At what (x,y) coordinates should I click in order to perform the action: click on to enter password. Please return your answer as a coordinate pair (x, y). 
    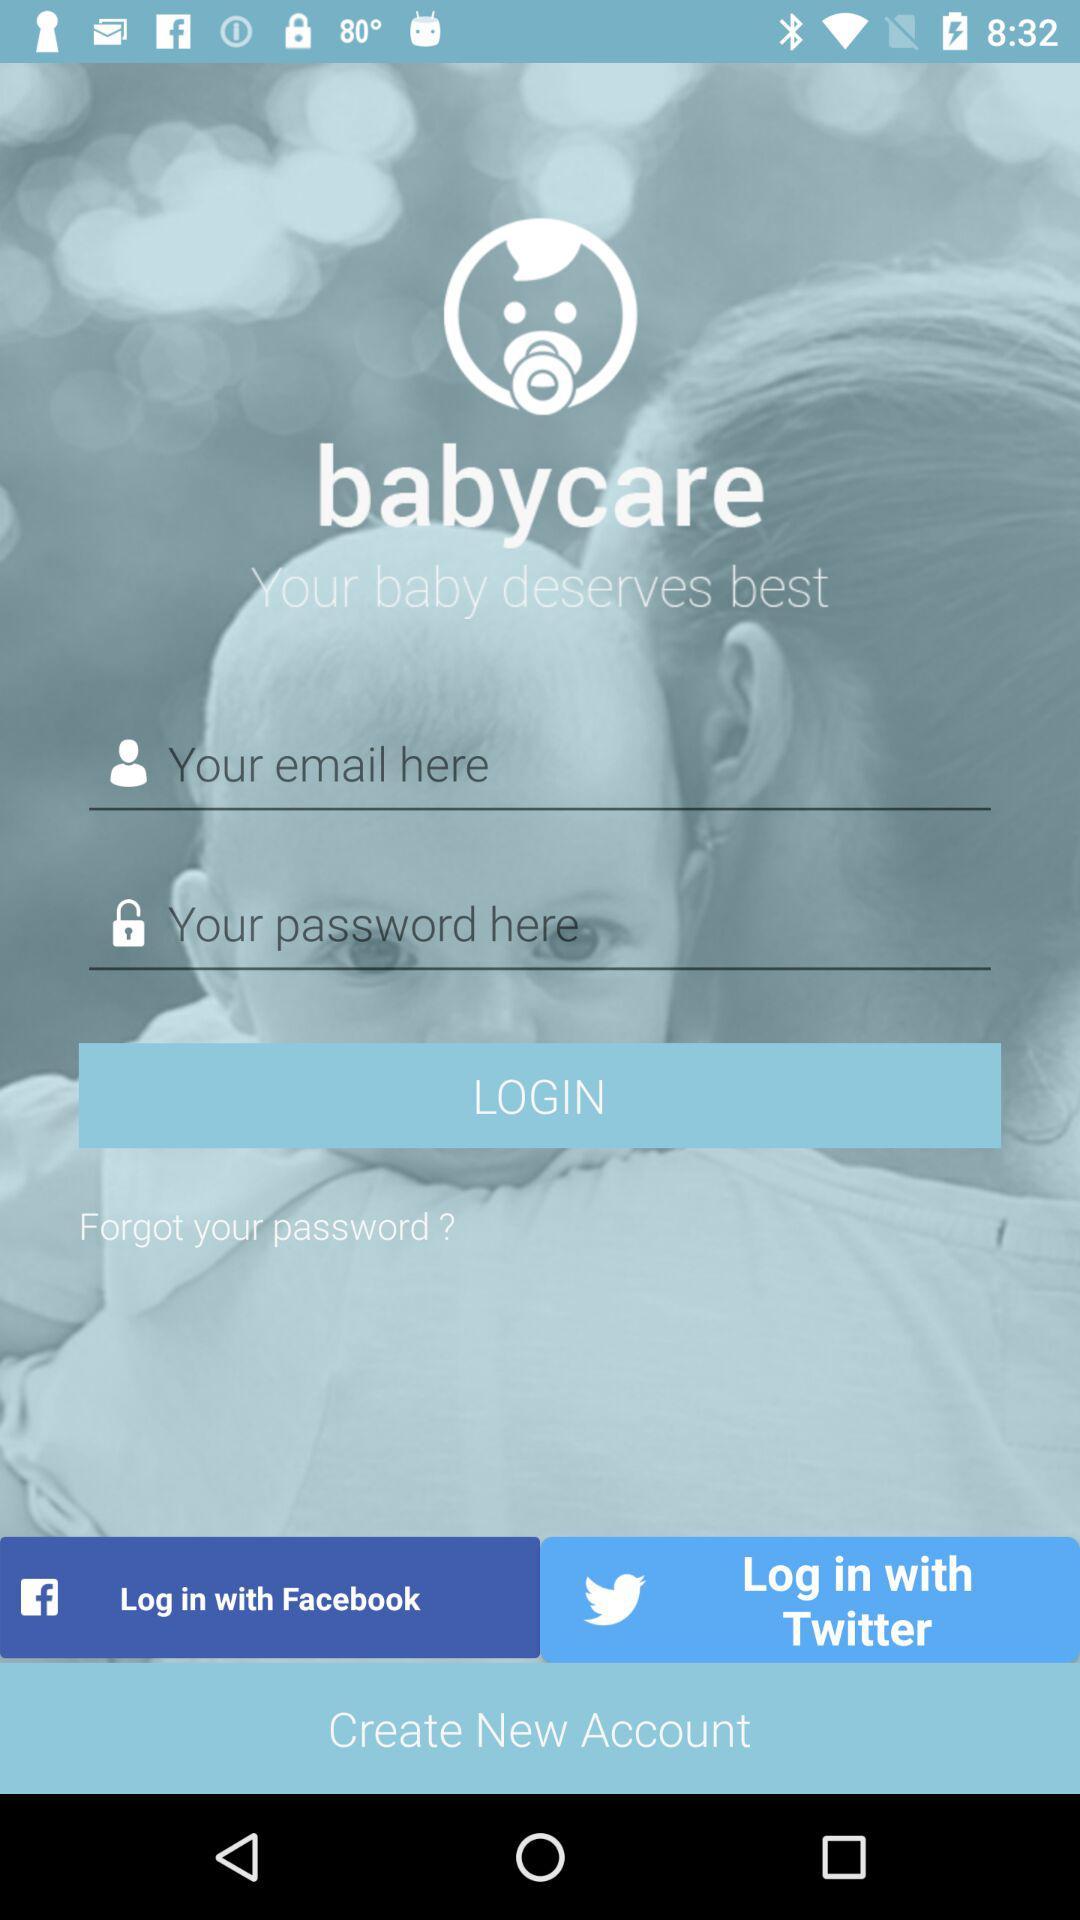
    Looking at the image, I should click on (540, 922).